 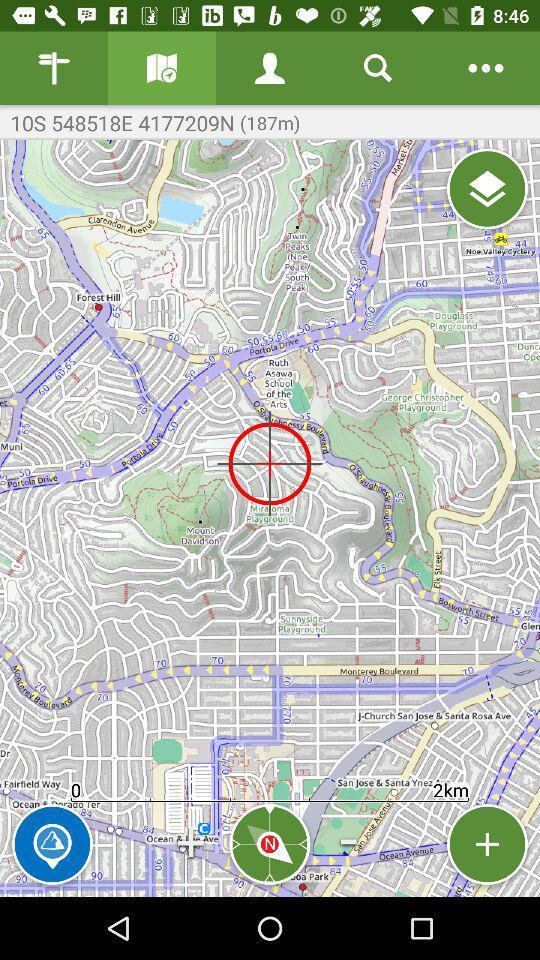 What do you see at coordinates (378, 68) in the screenshot?
I see `search button` at bounding box center [378, 68].